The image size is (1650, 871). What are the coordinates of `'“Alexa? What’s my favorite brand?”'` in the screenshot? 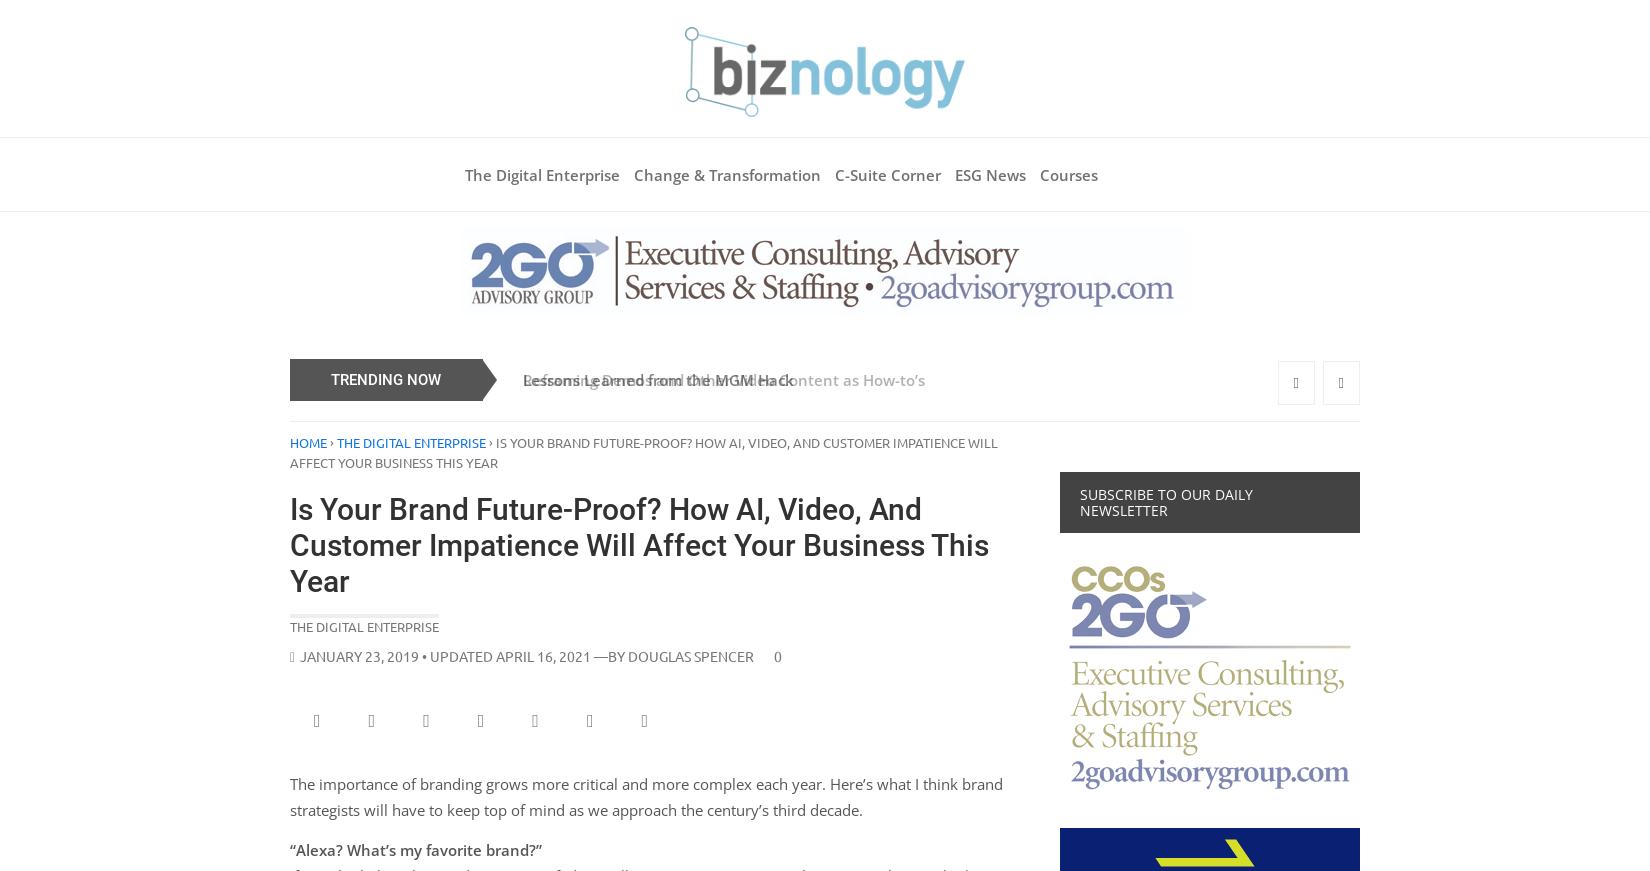 It's located at (414, 850).